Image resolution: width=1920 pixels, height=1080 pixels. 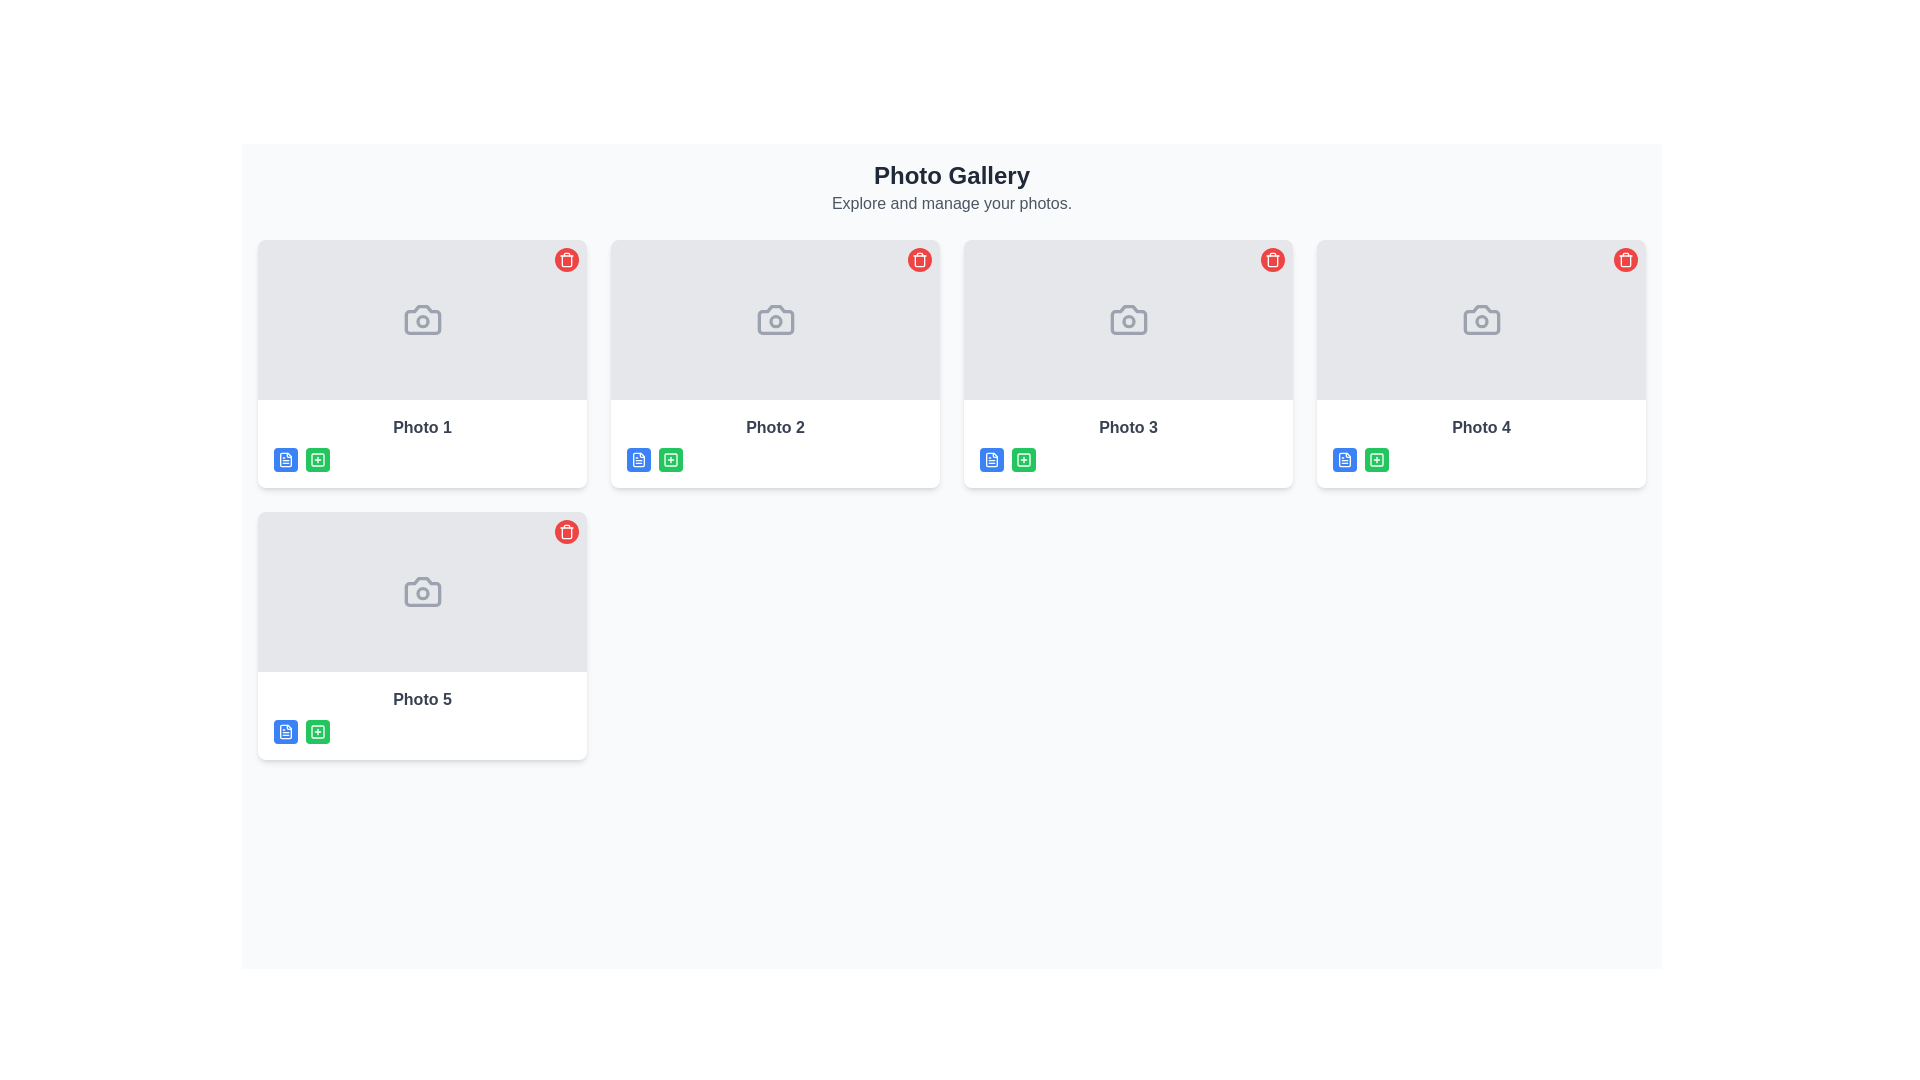 What do you see at coordinates (671, 459) in the screenshot?
I see `the Icon button located in the button row underneath the card labeled 'Photo 2', which is the second button from the left` at bounding box center [671, 459].